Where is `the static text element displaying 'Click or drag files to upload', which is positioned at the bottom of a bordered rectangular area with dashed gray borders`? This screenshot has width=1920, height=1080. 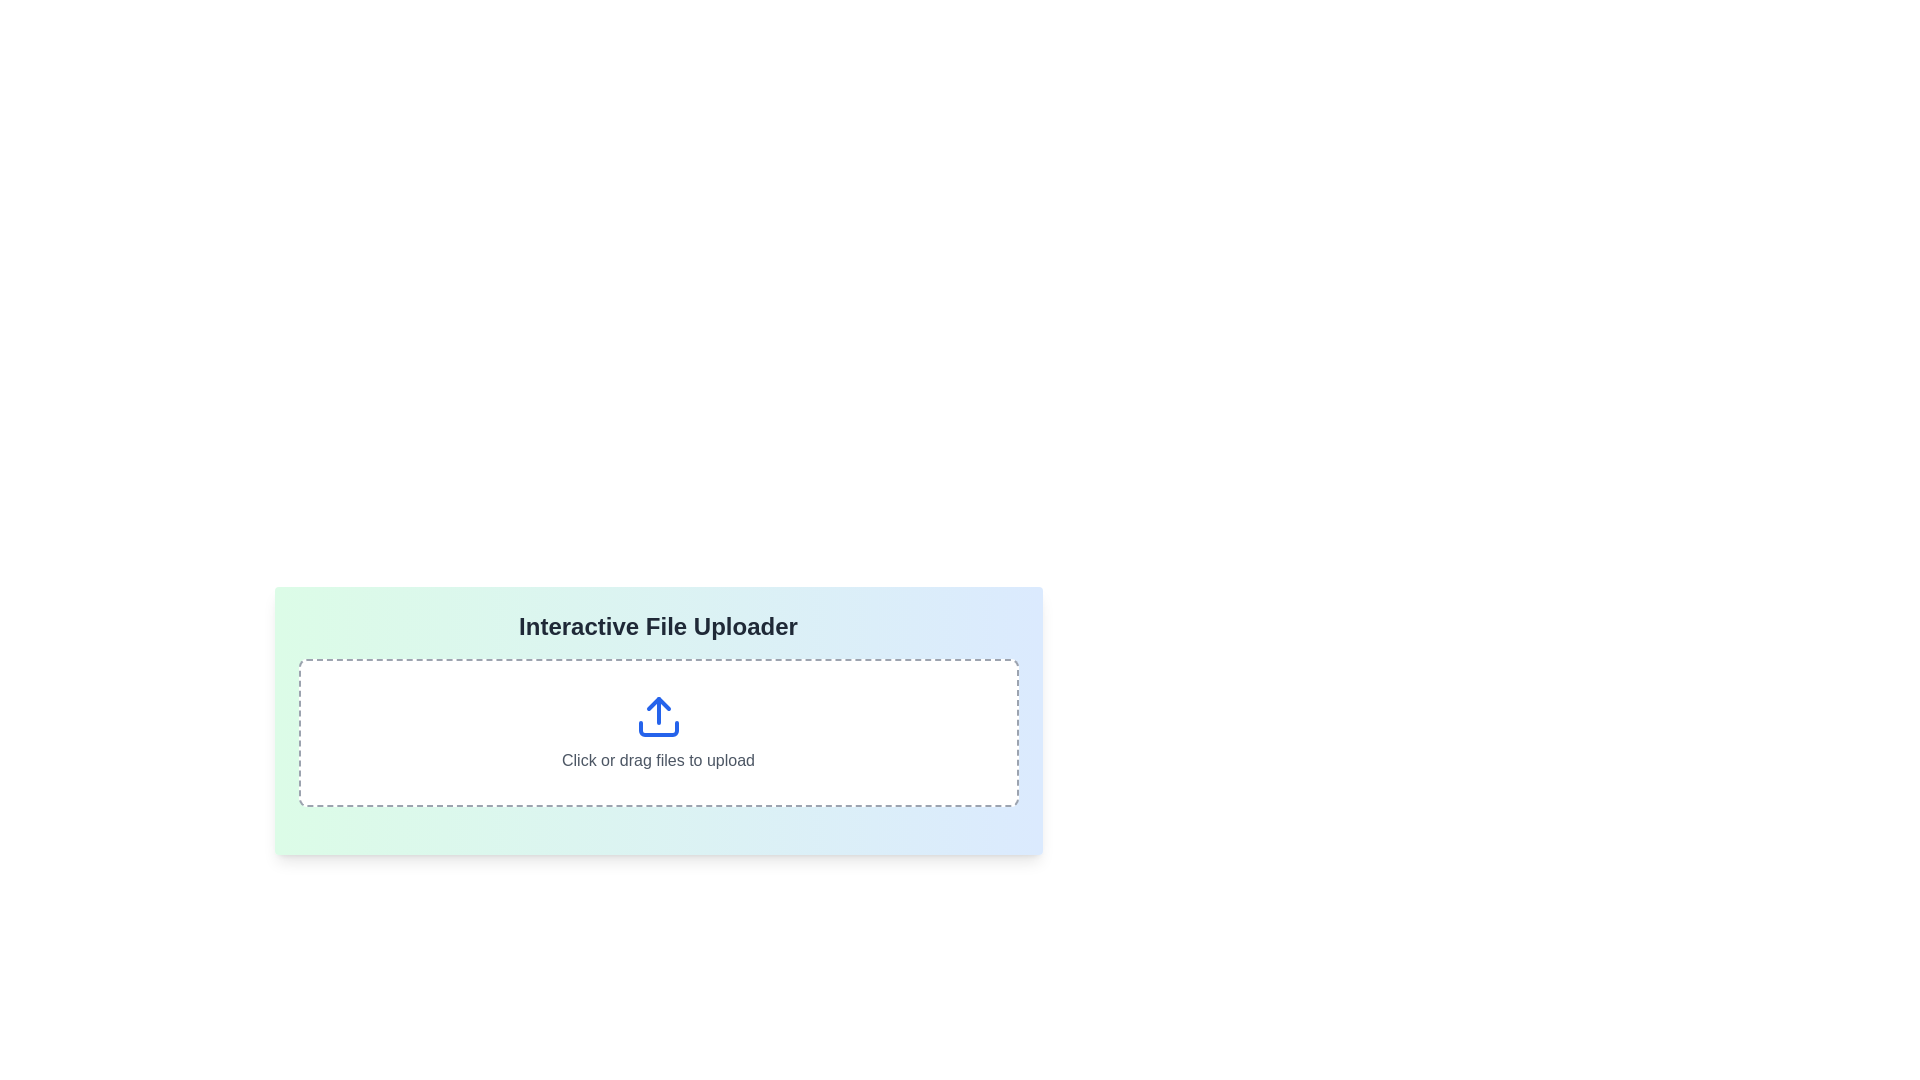 the static text element displaying 'Click or drag files to upload', which is positioned at the bottom of a bordered rectangular area with dashed gray borders is located at coordinates (658, 760).